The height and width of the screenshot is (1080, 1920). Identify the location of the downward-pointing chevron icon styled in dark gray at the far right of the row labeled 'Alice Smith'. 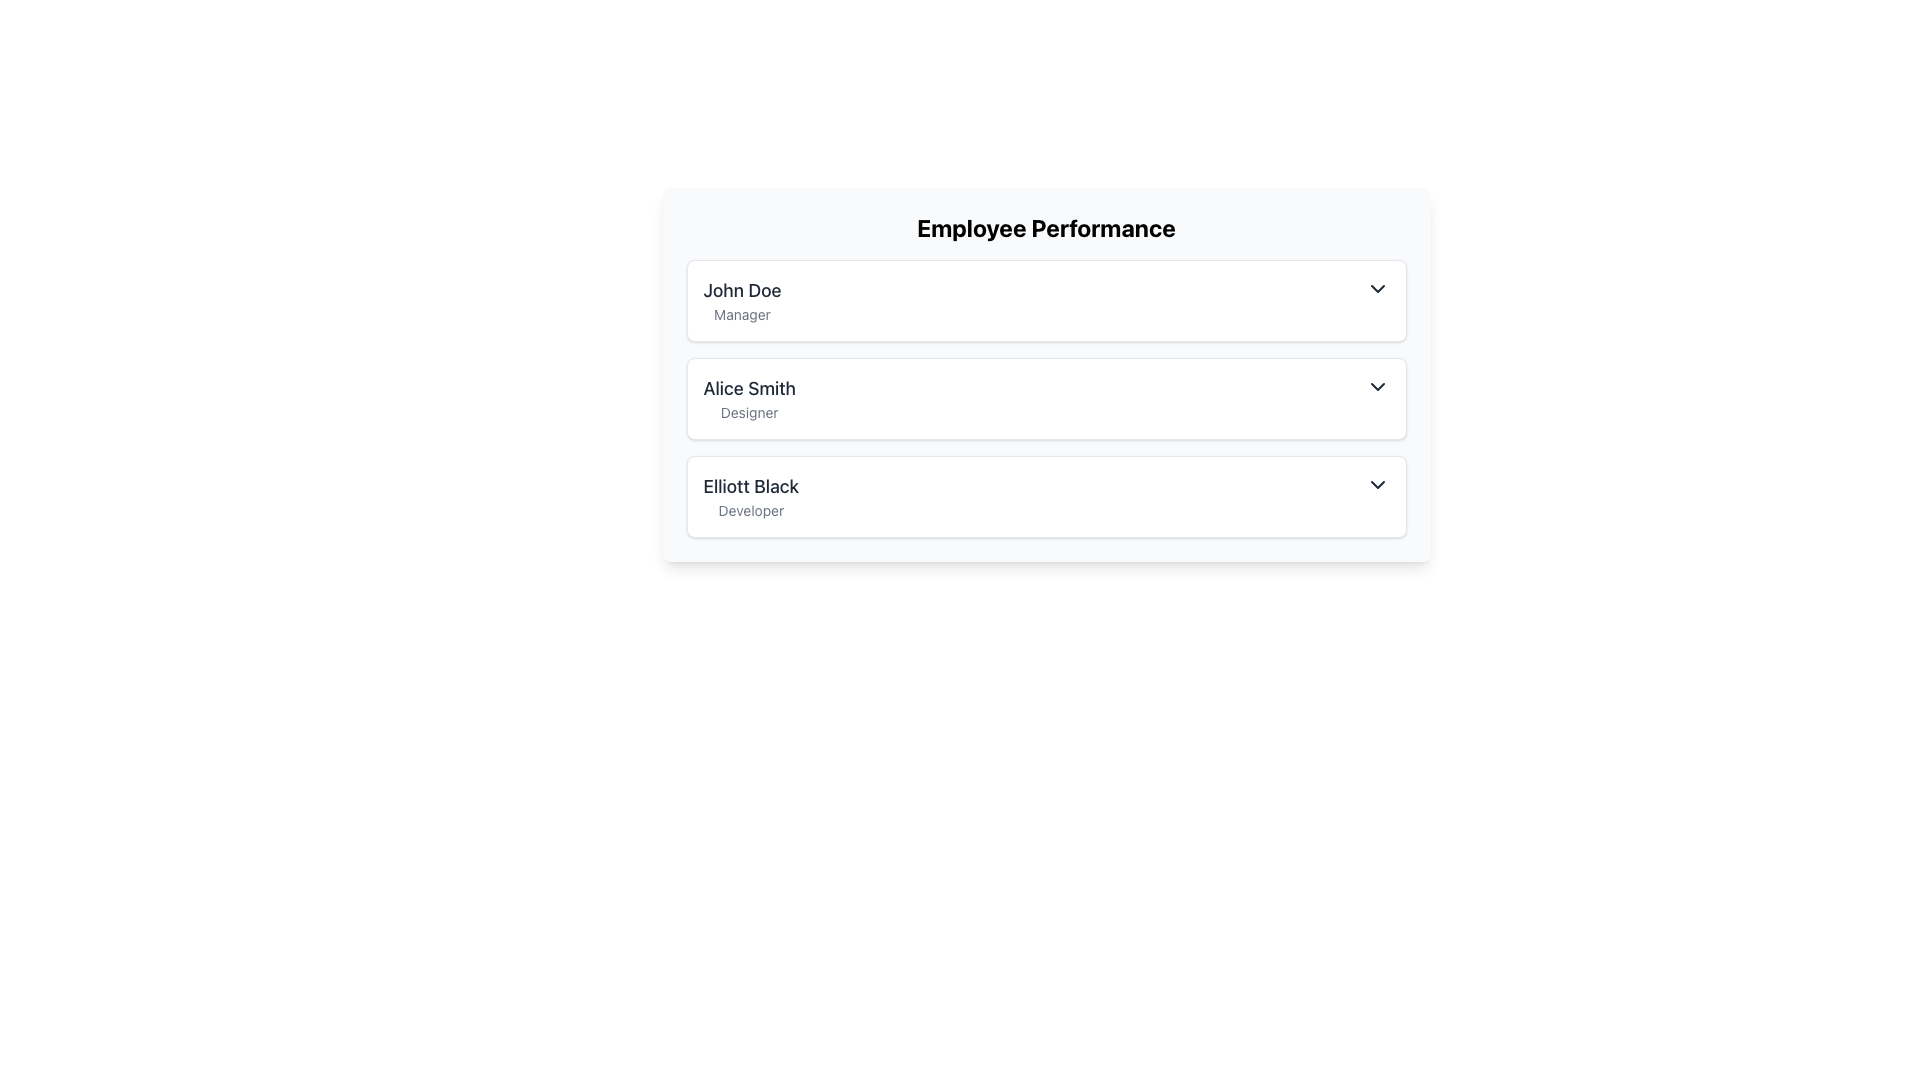
(1376, 386).